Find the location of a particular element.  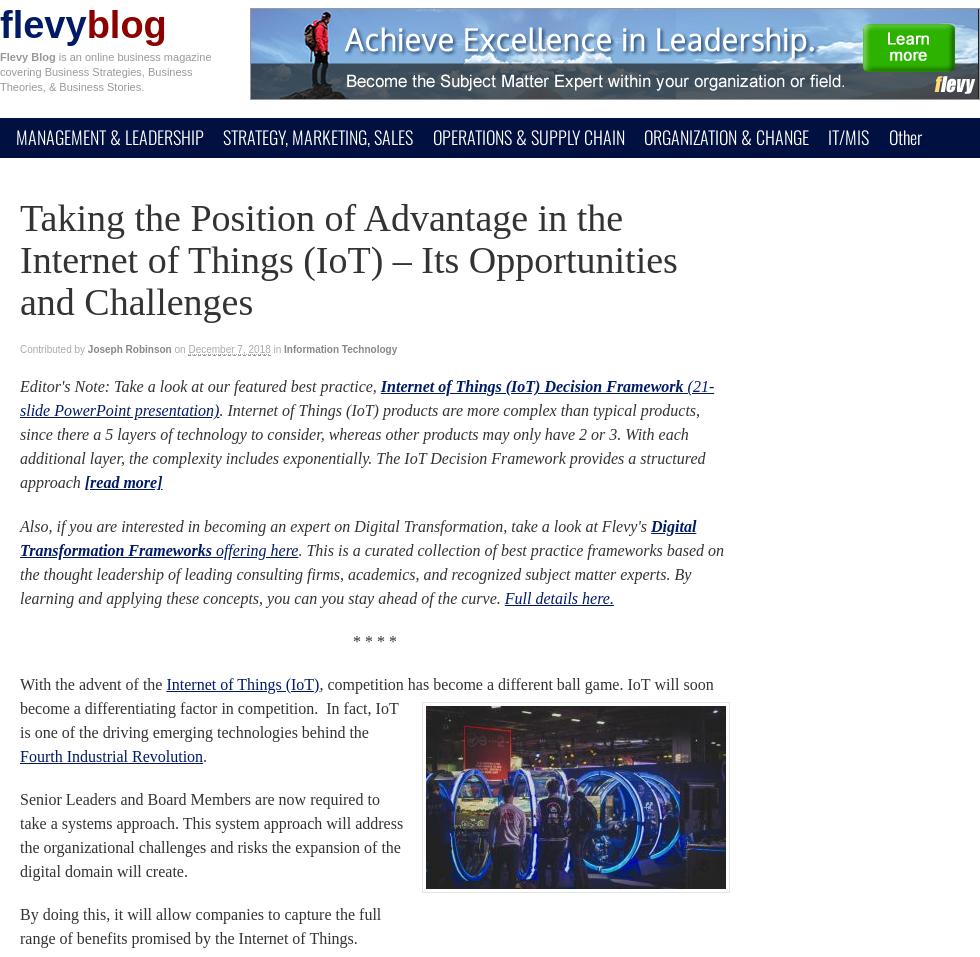

'Digital Transformation Frameworks' is located at coordinates (357, 537).